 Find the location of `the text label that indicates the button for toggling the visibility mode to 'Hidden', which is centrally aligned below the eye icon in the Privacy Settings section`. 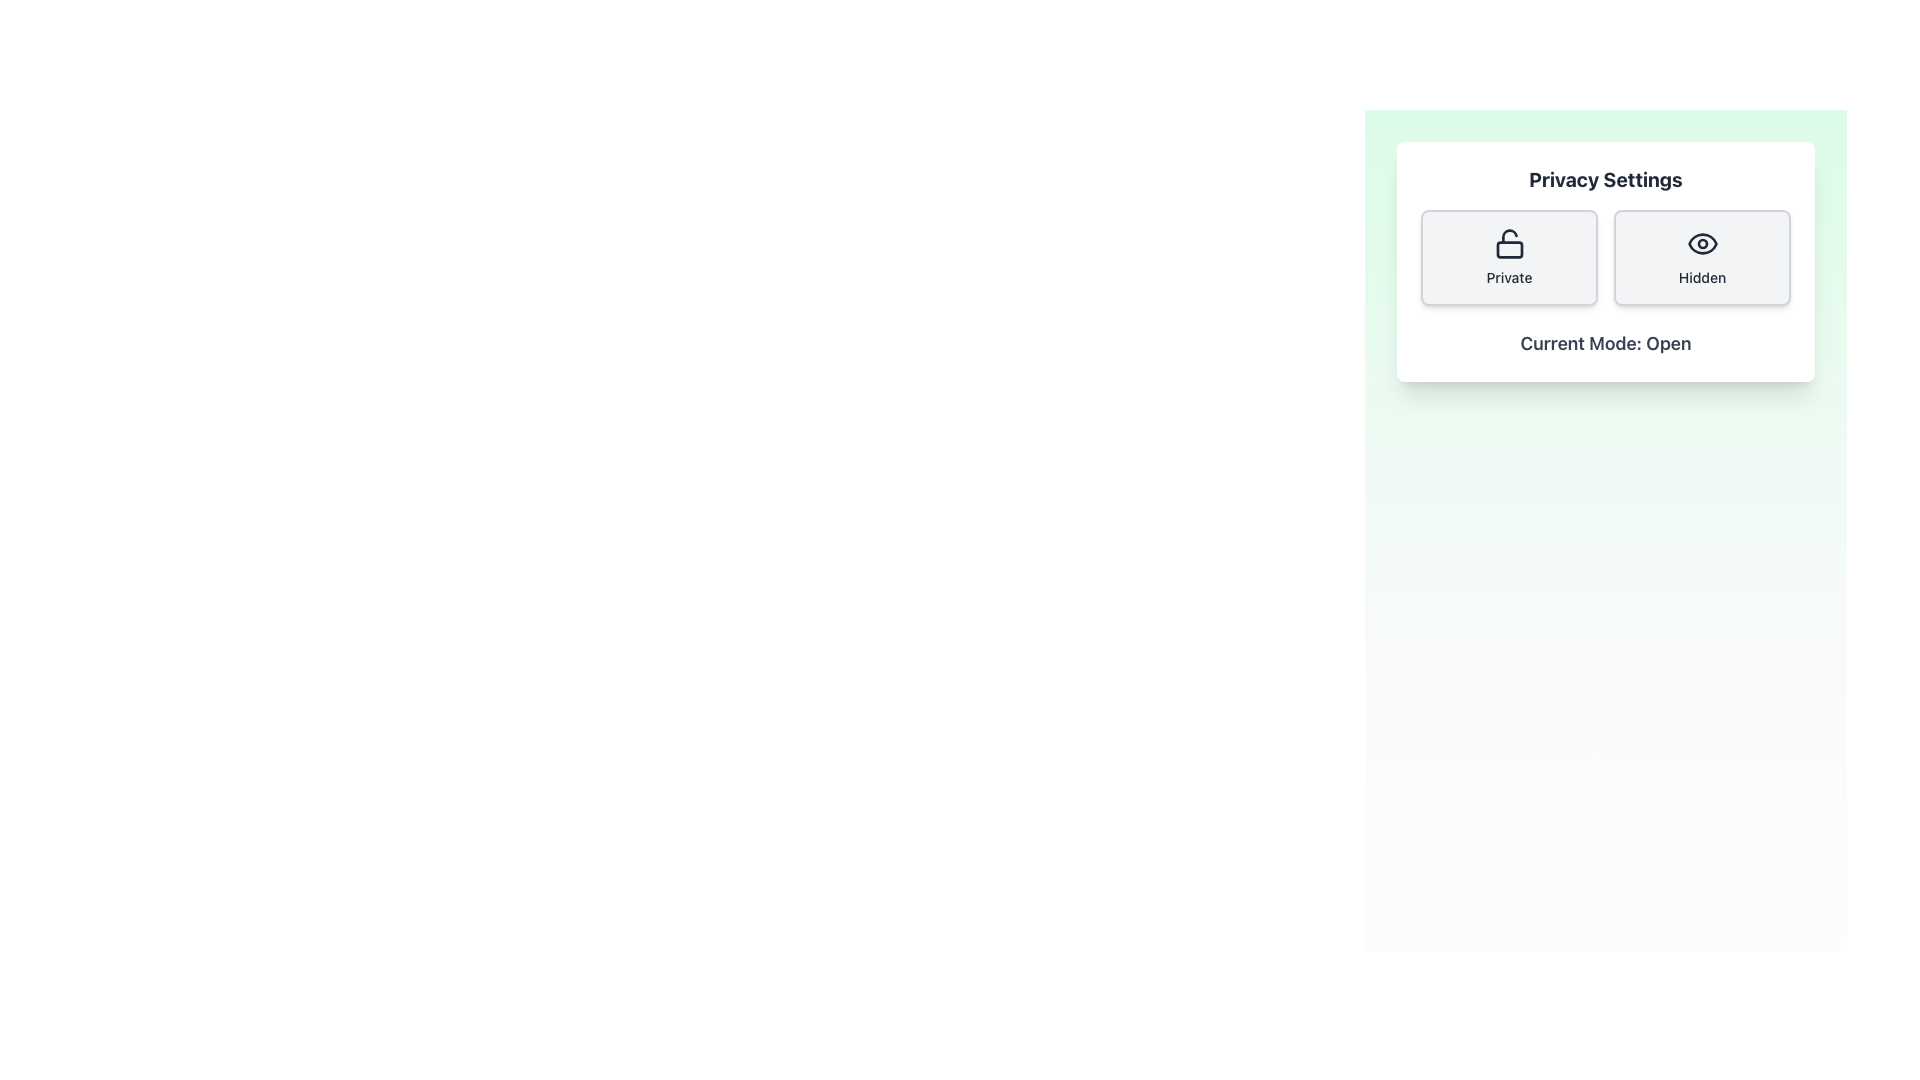

the text label that indicates the button for toggling the visibility mode to 'Hidden', which is centrally aligned below the eye icon in the Privacy Settings section is located at coordinates (1701, 277).